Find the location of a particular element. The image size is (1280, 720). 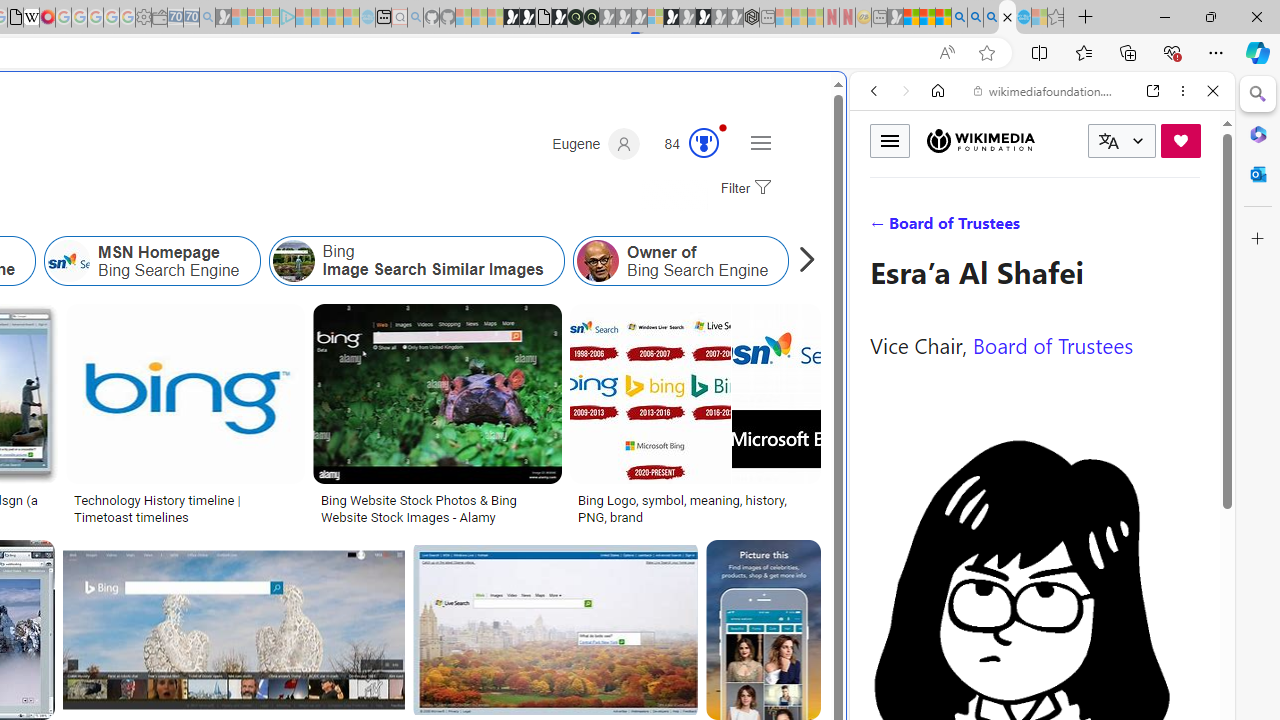

'Close Customize pane' is located at coordinates (1257, 238).